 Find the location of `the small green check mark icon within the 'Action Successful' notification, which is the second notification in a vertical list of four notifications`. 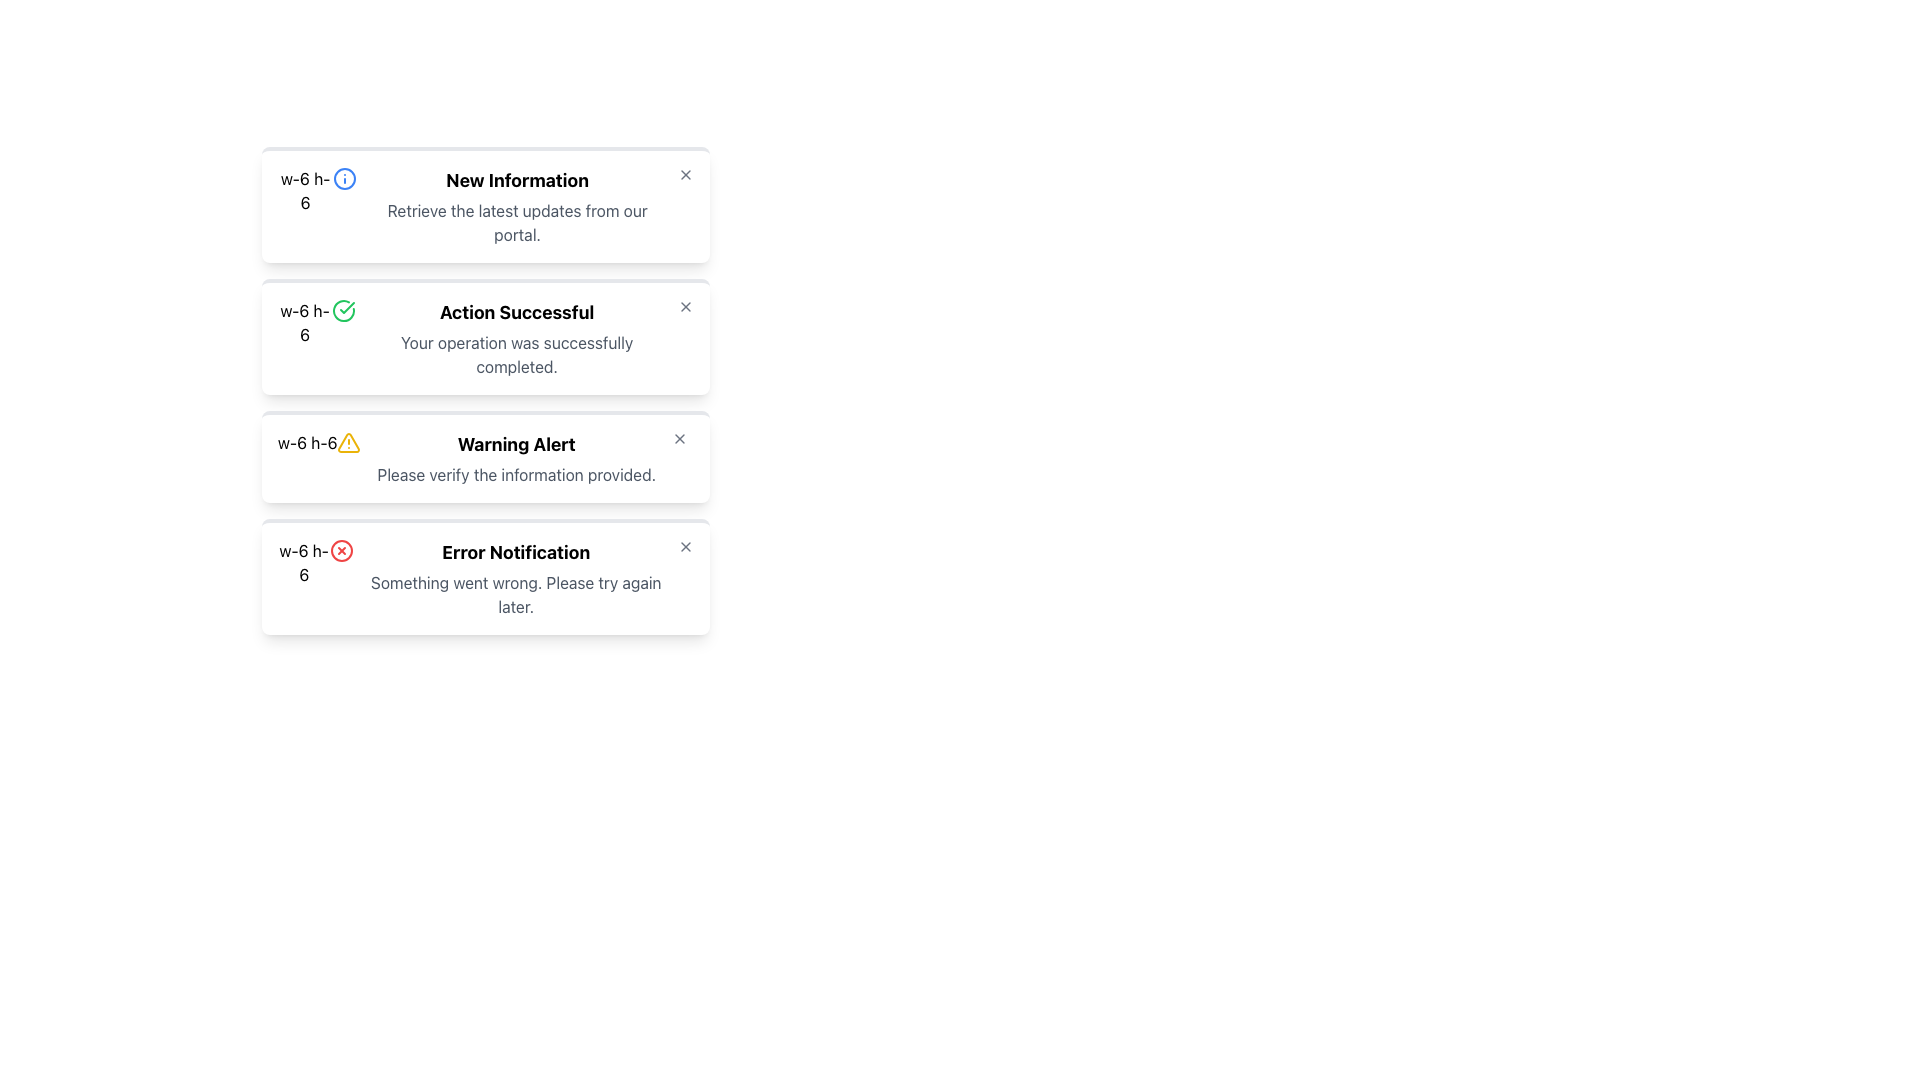

the small green check mark icon within the 'Action Successful' notification, which is the second notification in a vertical list of four notifications is located at coordinates (347, 308).